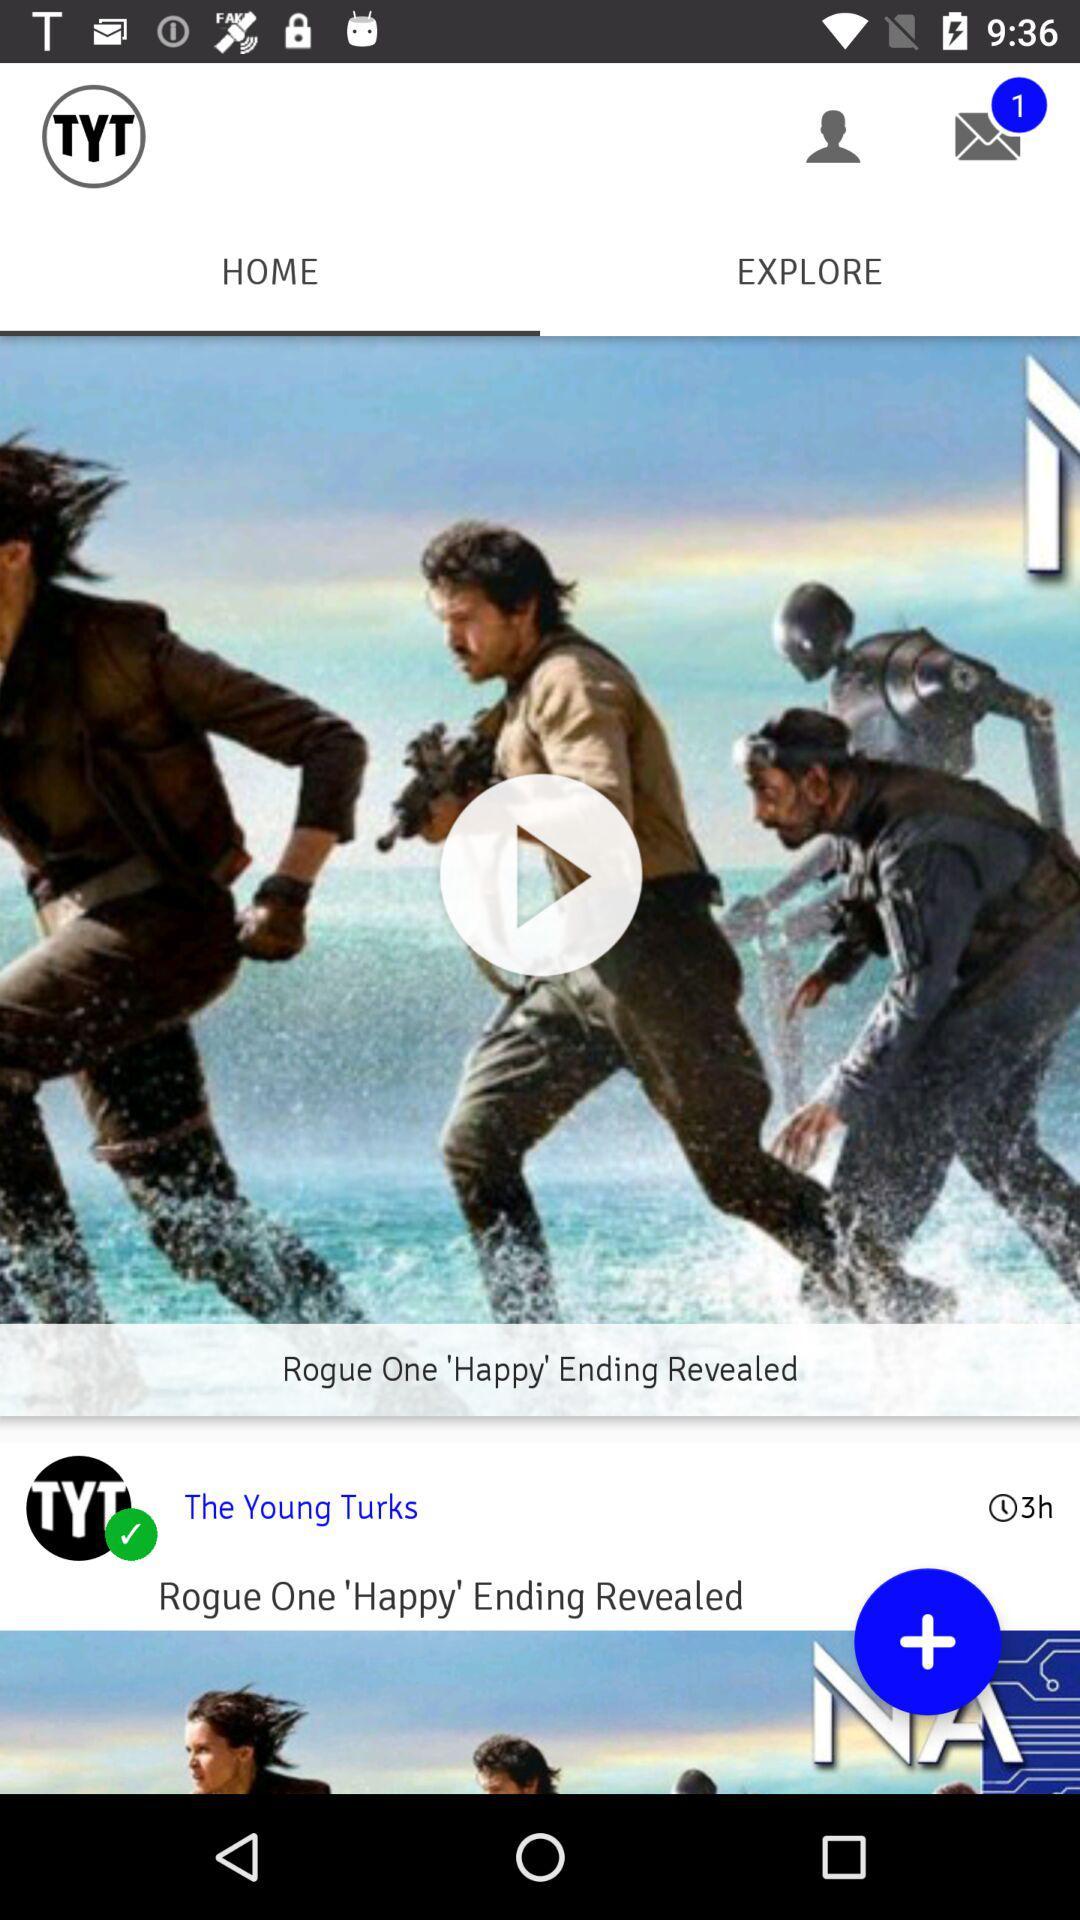  What do you see at coordinates (77, 1508) in the screenshot?
I see `the app next to the rogue one happy` at bounding box center [77, 1508].